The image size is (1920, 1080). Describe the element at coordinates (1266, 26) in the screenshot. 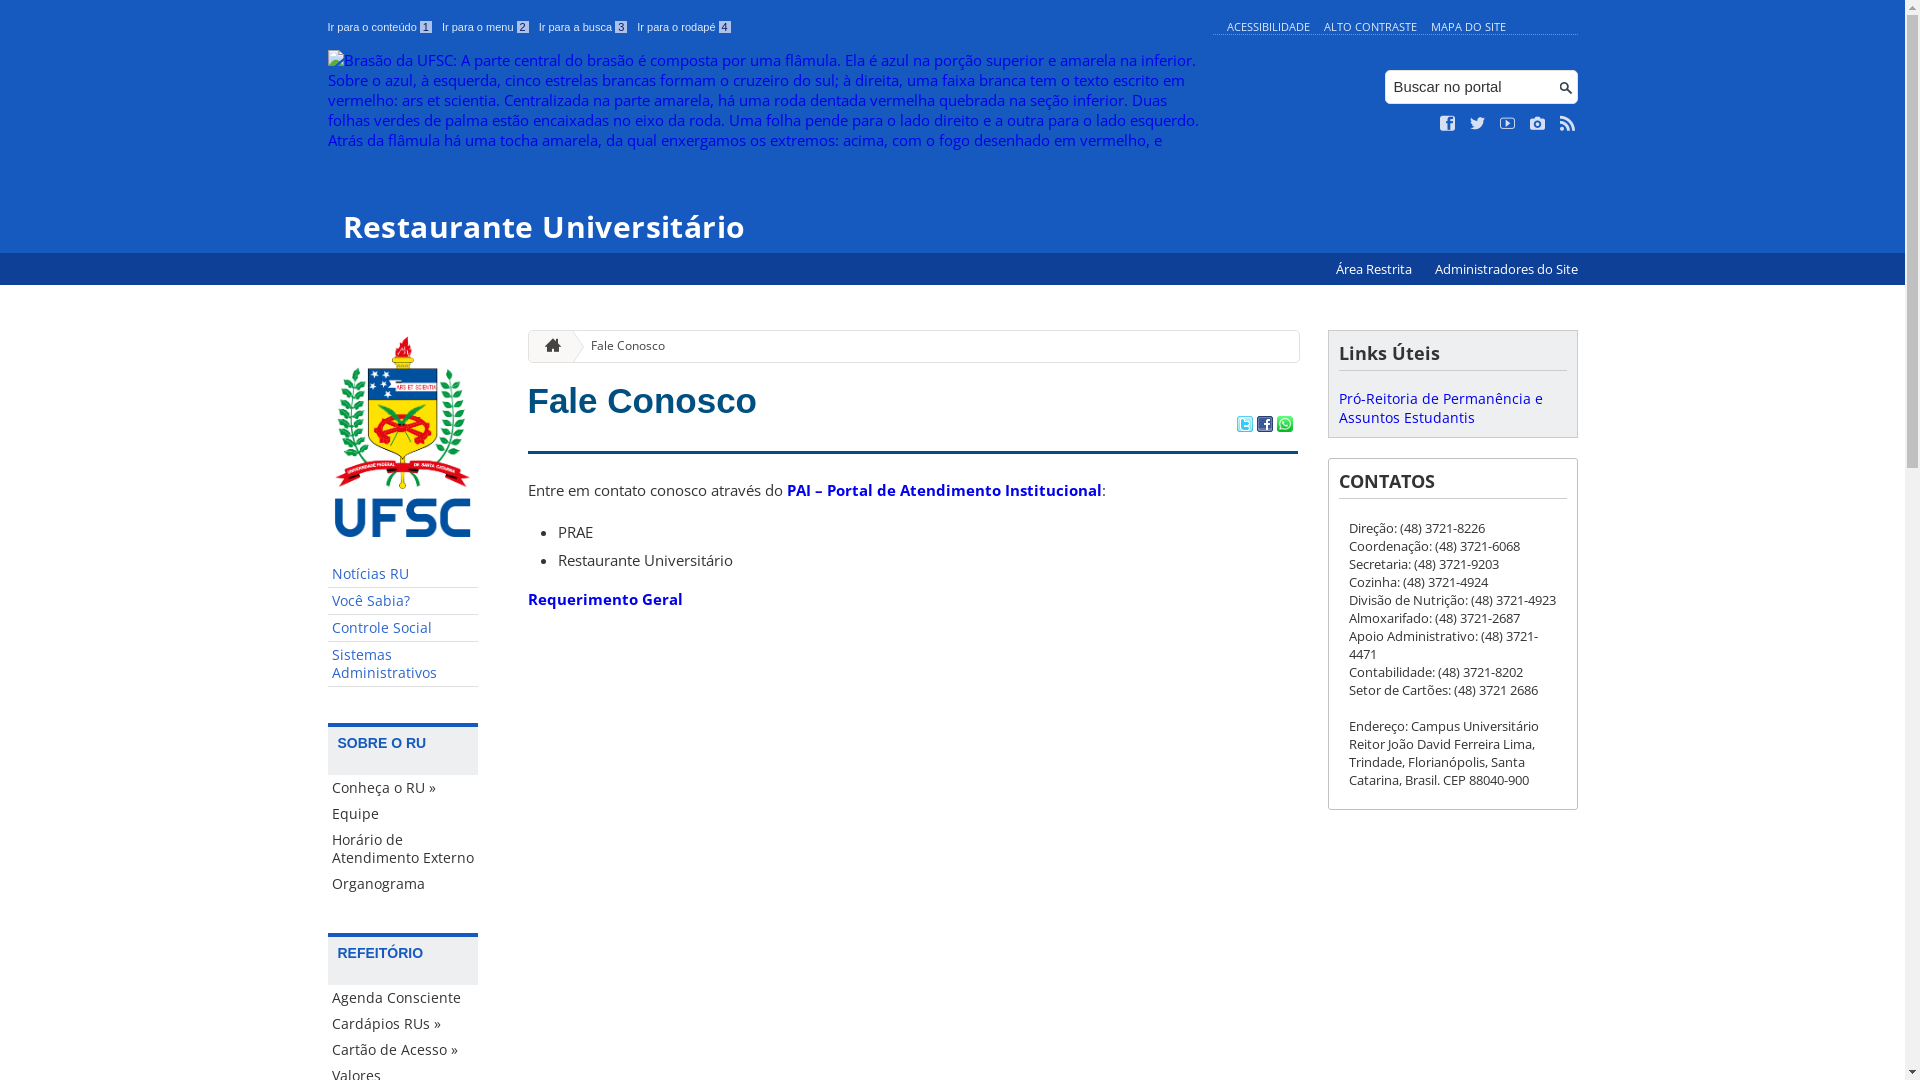

I see `'ACESSIBILIDADE'` at that location.